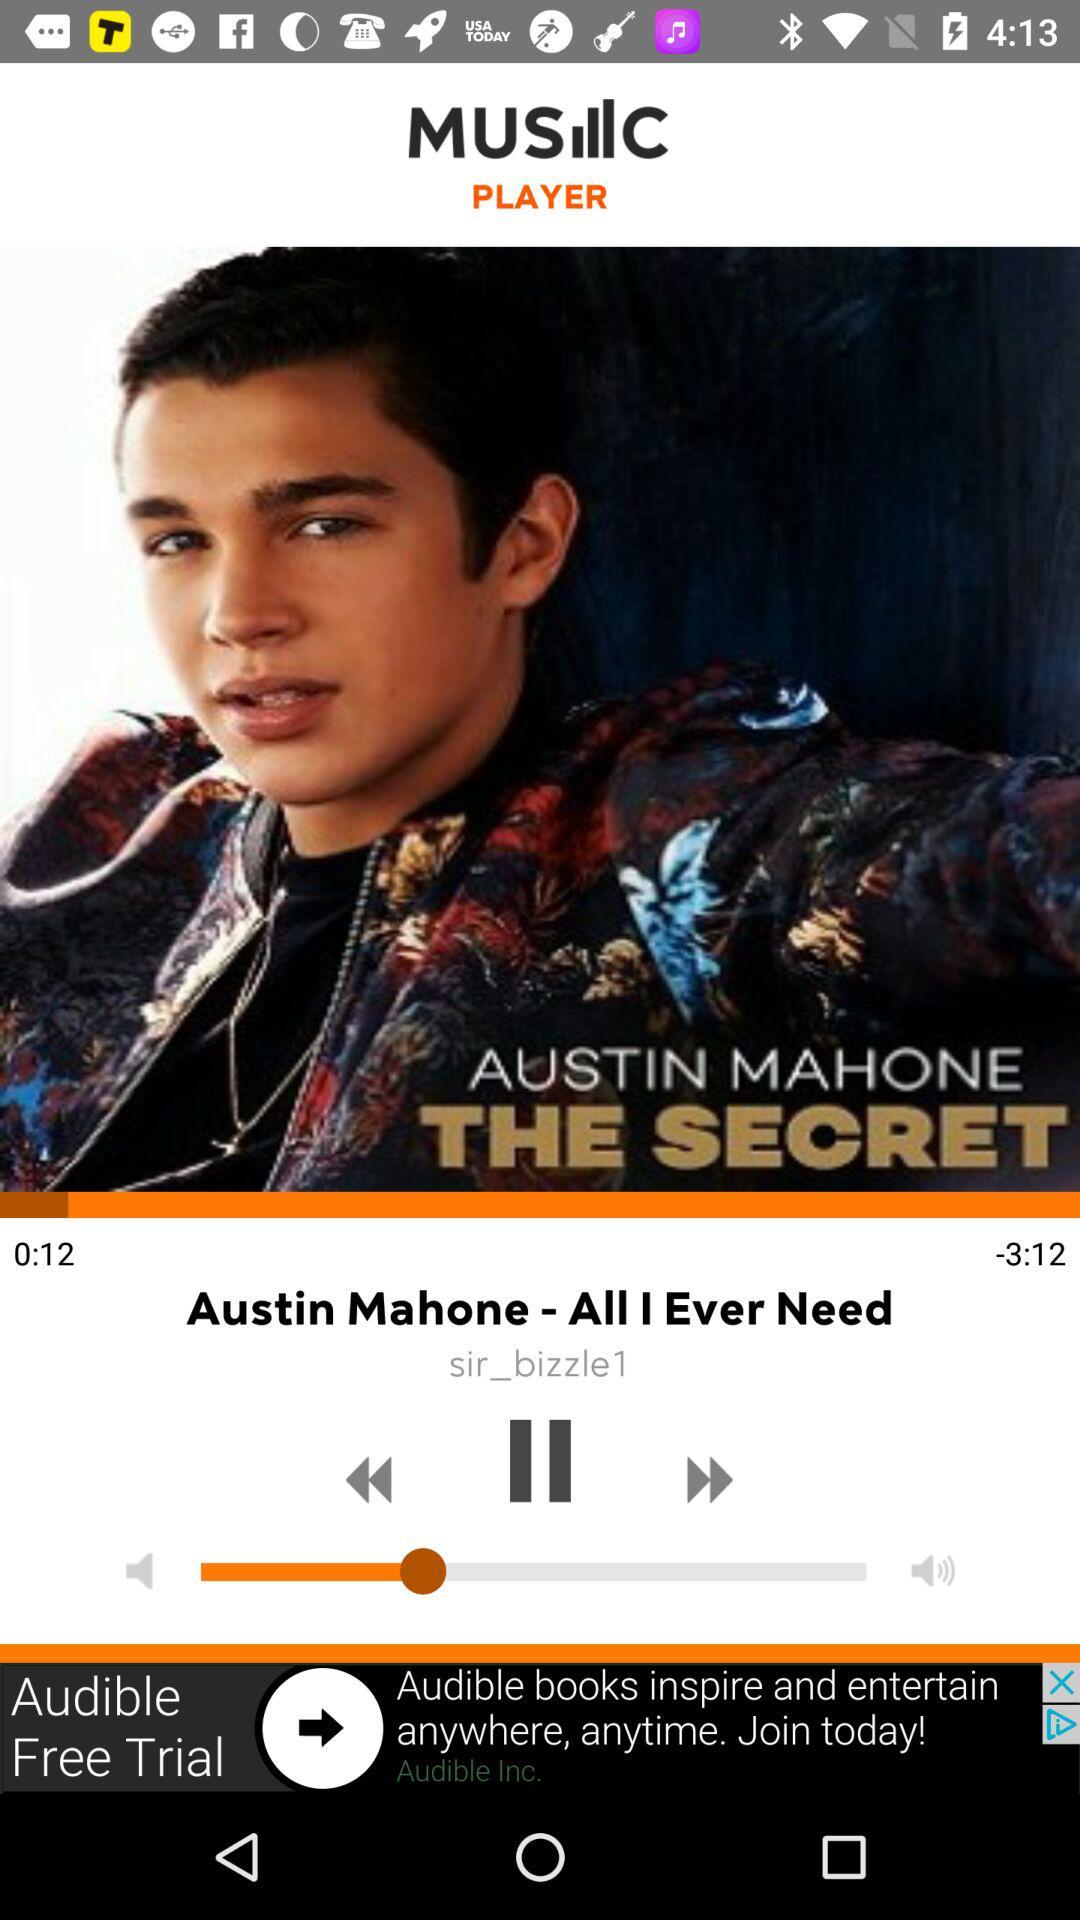 This screenshot has width=1080, height=1920. What do you see at coordinates (540, 1461) in the screenshot?
I see `pause` at bounding box center [540, 1461].